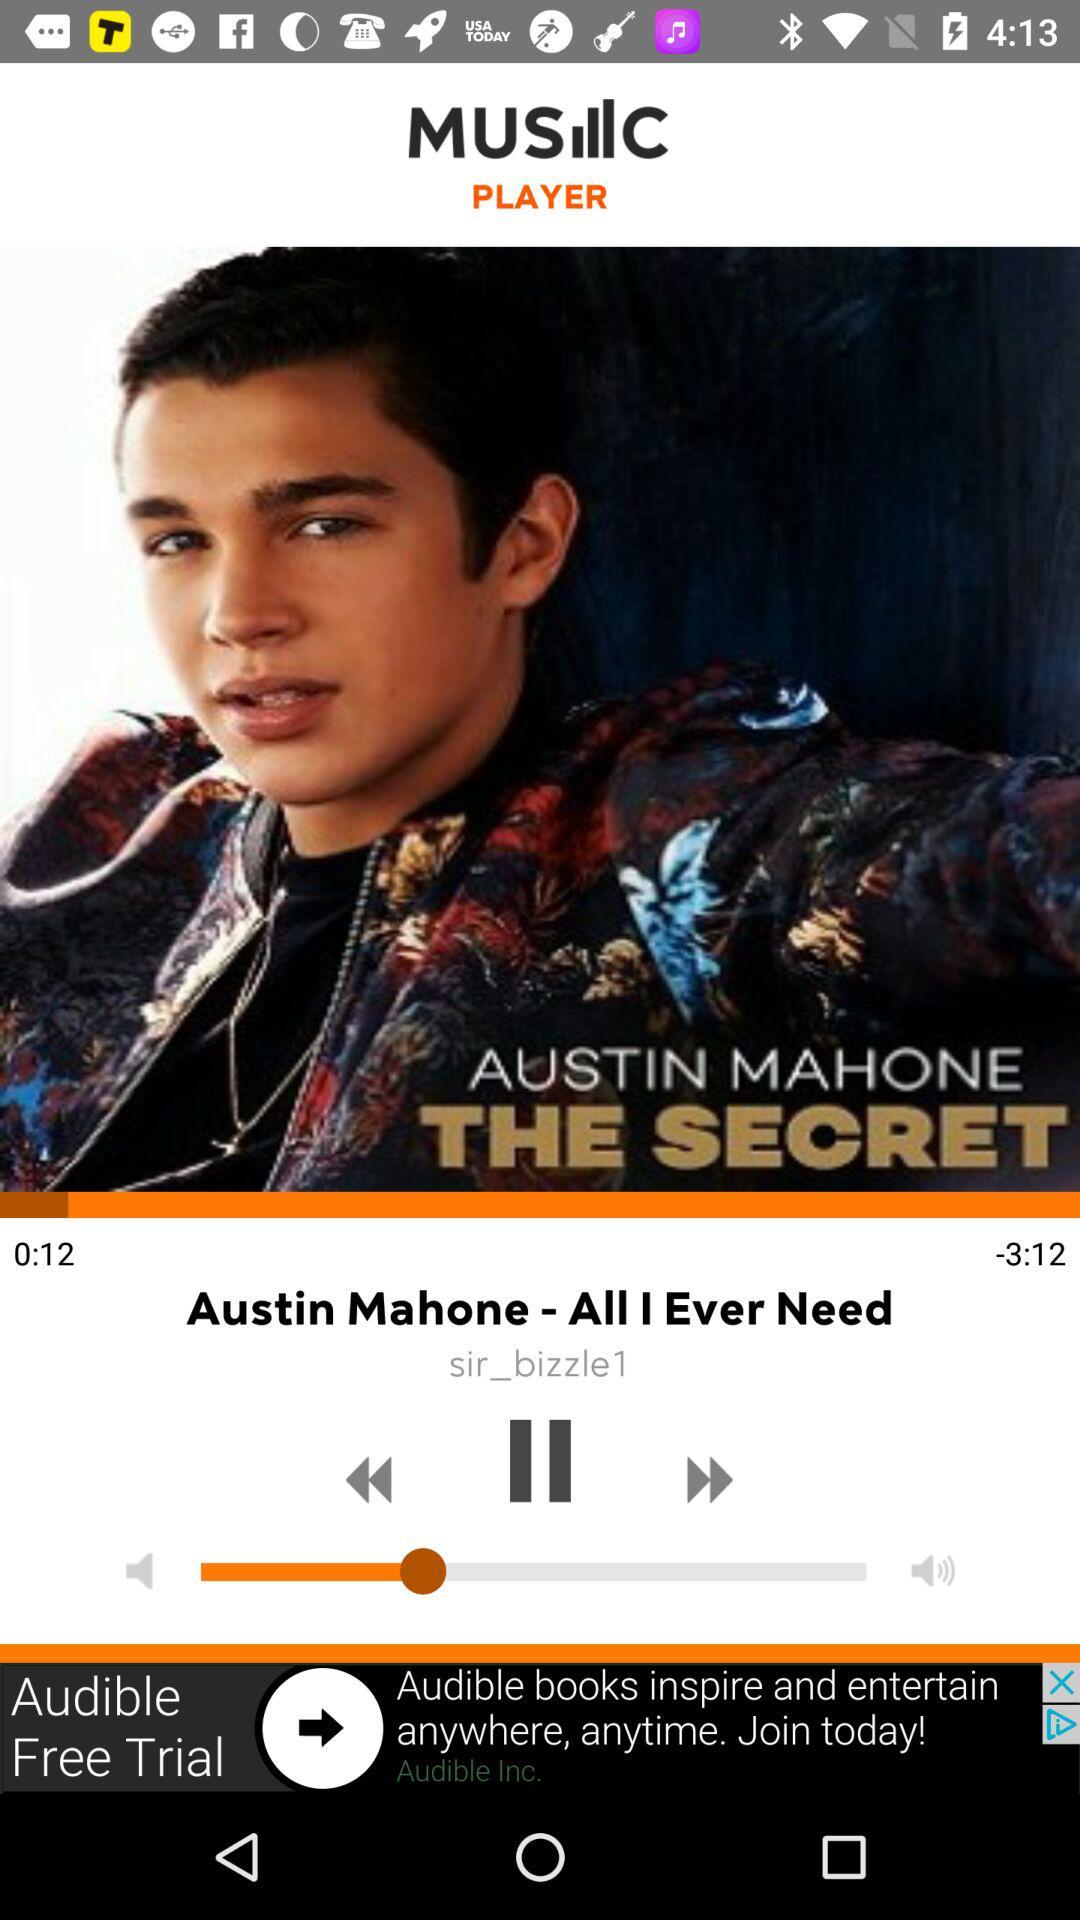 This screenshot has width=1080, height=1920. What do you see at coordinates (540, 1461) in the screenshot?
I see `pause` at bounding box center [540, 1461].